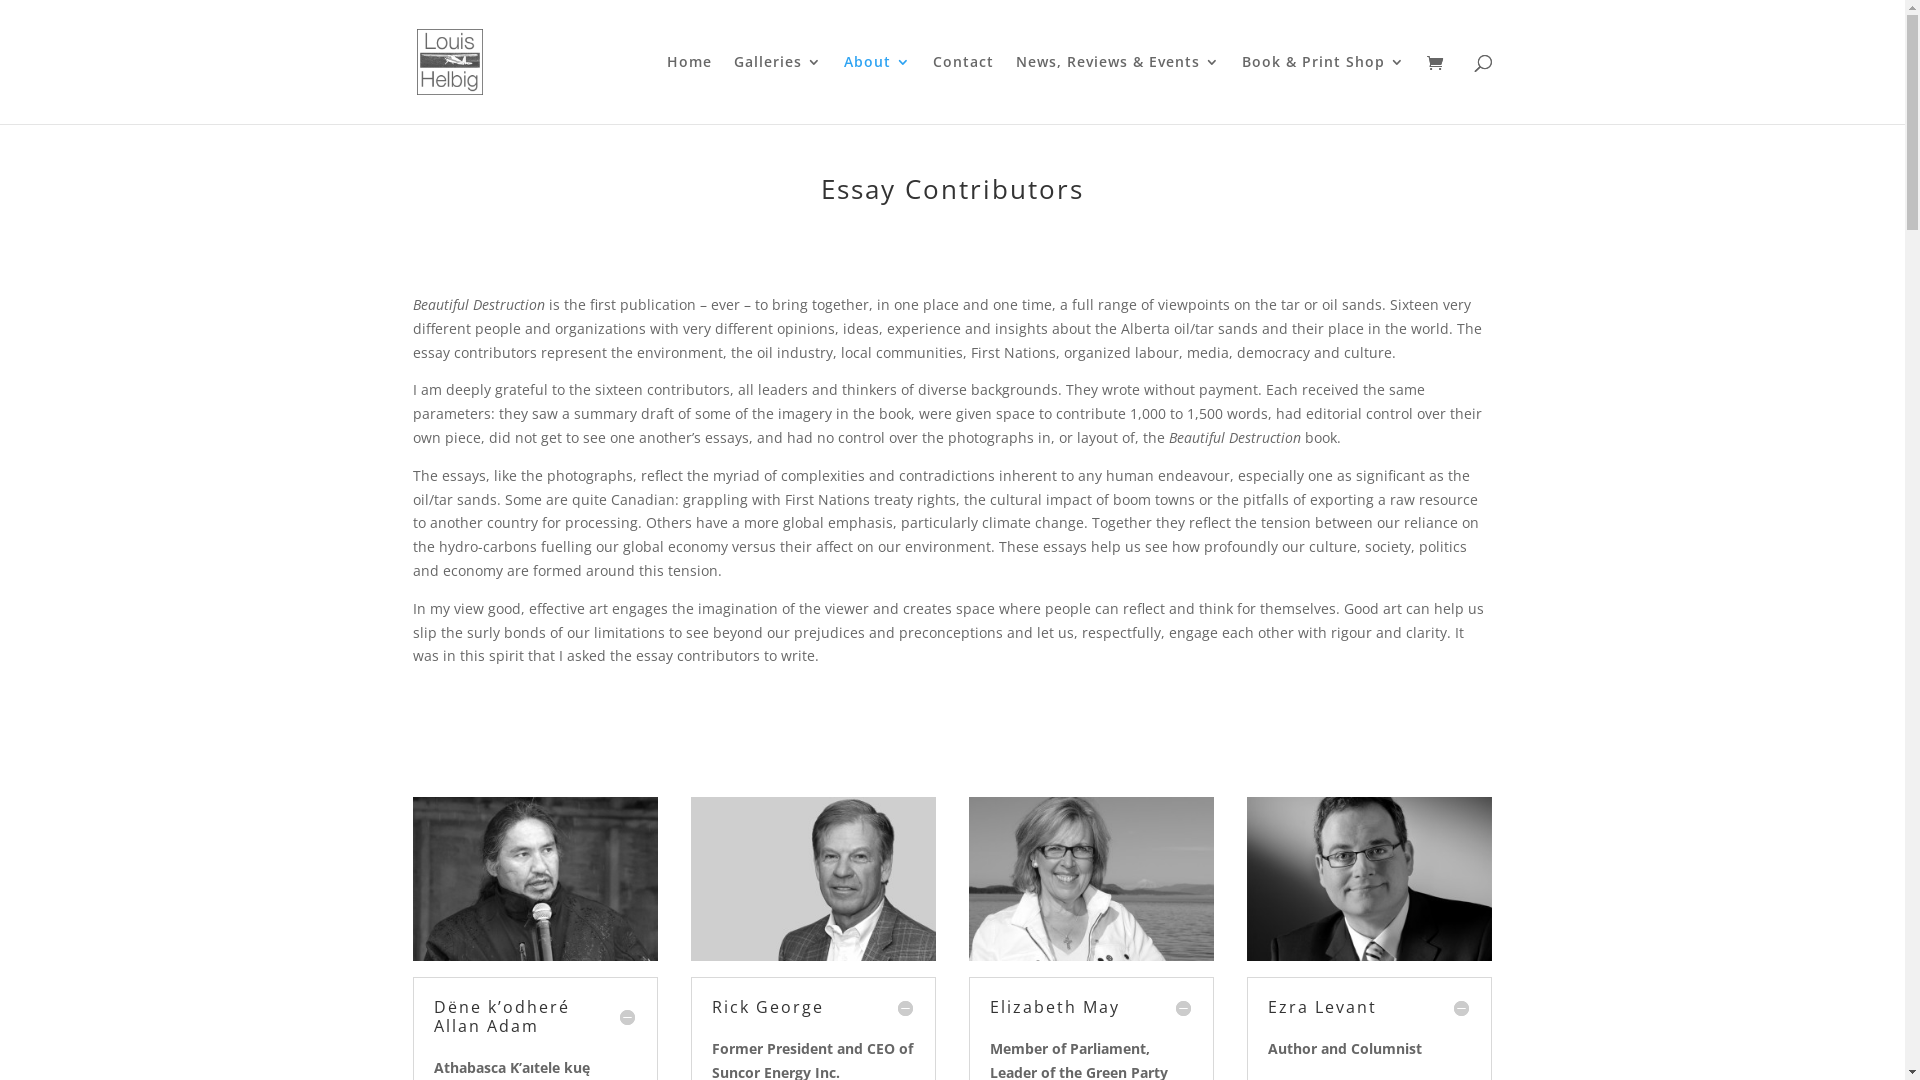  What do you see at coordinates (1117, 88) in the screenshot?
I see `'News, Reviews & Events'` at bounding box center [1117, 88].